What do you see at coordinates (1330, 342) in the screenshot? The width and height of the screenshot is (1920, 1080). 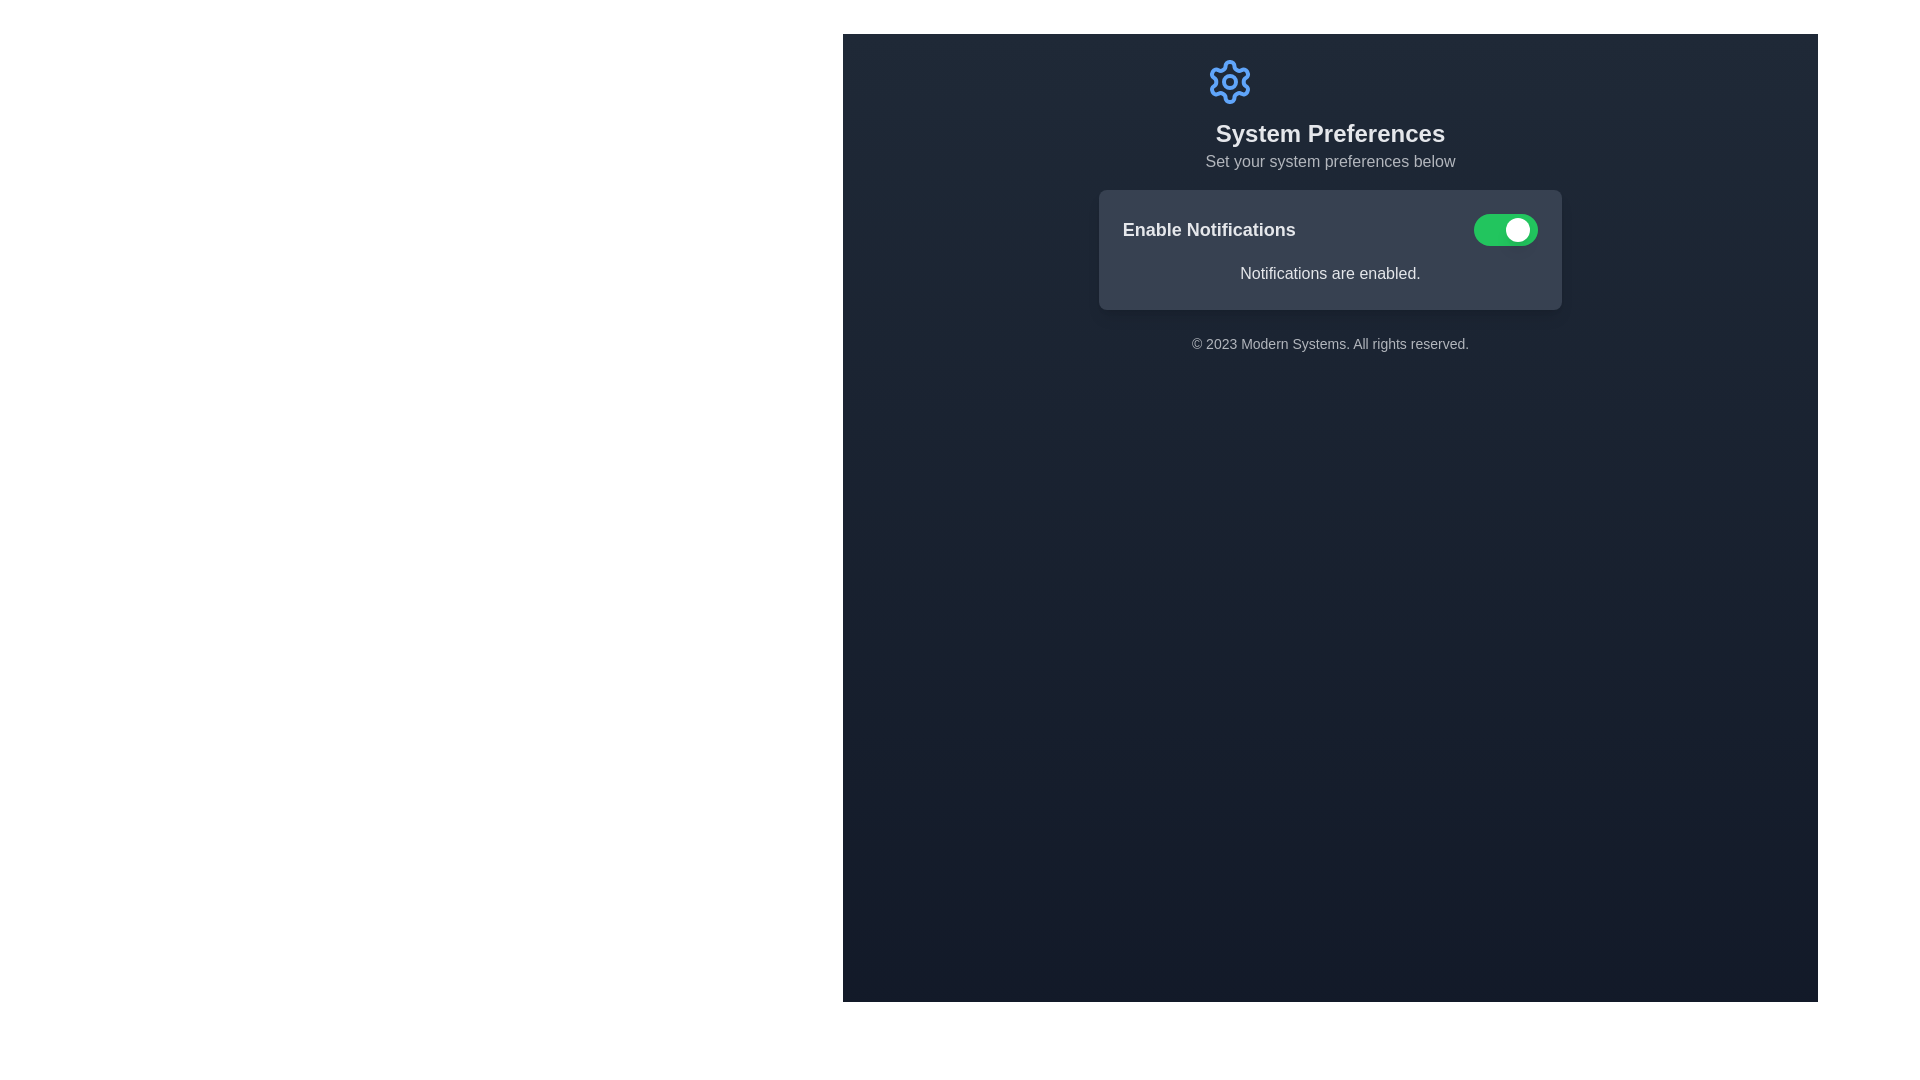 I see `the static text label at the bottom of the system settings interface displaying '© 2023 Modern Systems. All rights reserved.'` at bounding box center [1330, 342].